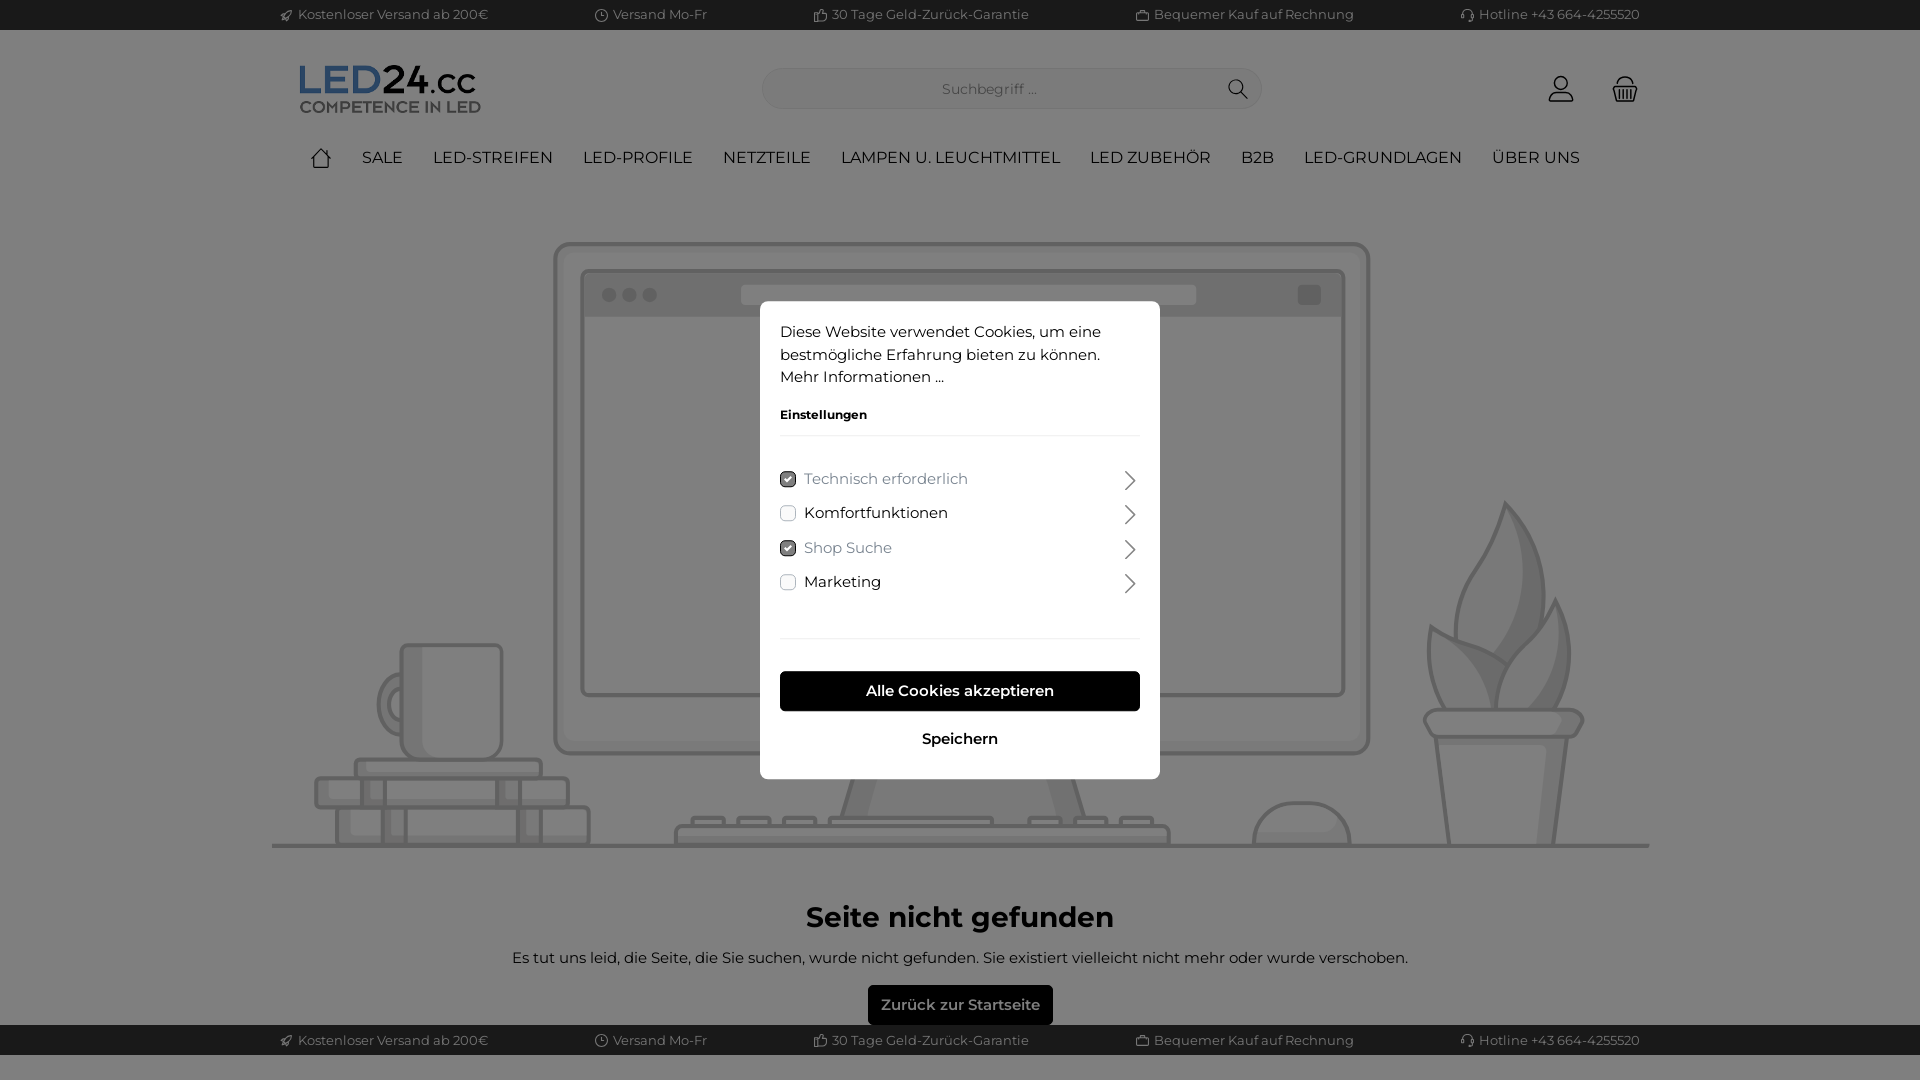 This screenshot has height=1080, width=1920. I want to click on 'Speichern', so click(778, 739).